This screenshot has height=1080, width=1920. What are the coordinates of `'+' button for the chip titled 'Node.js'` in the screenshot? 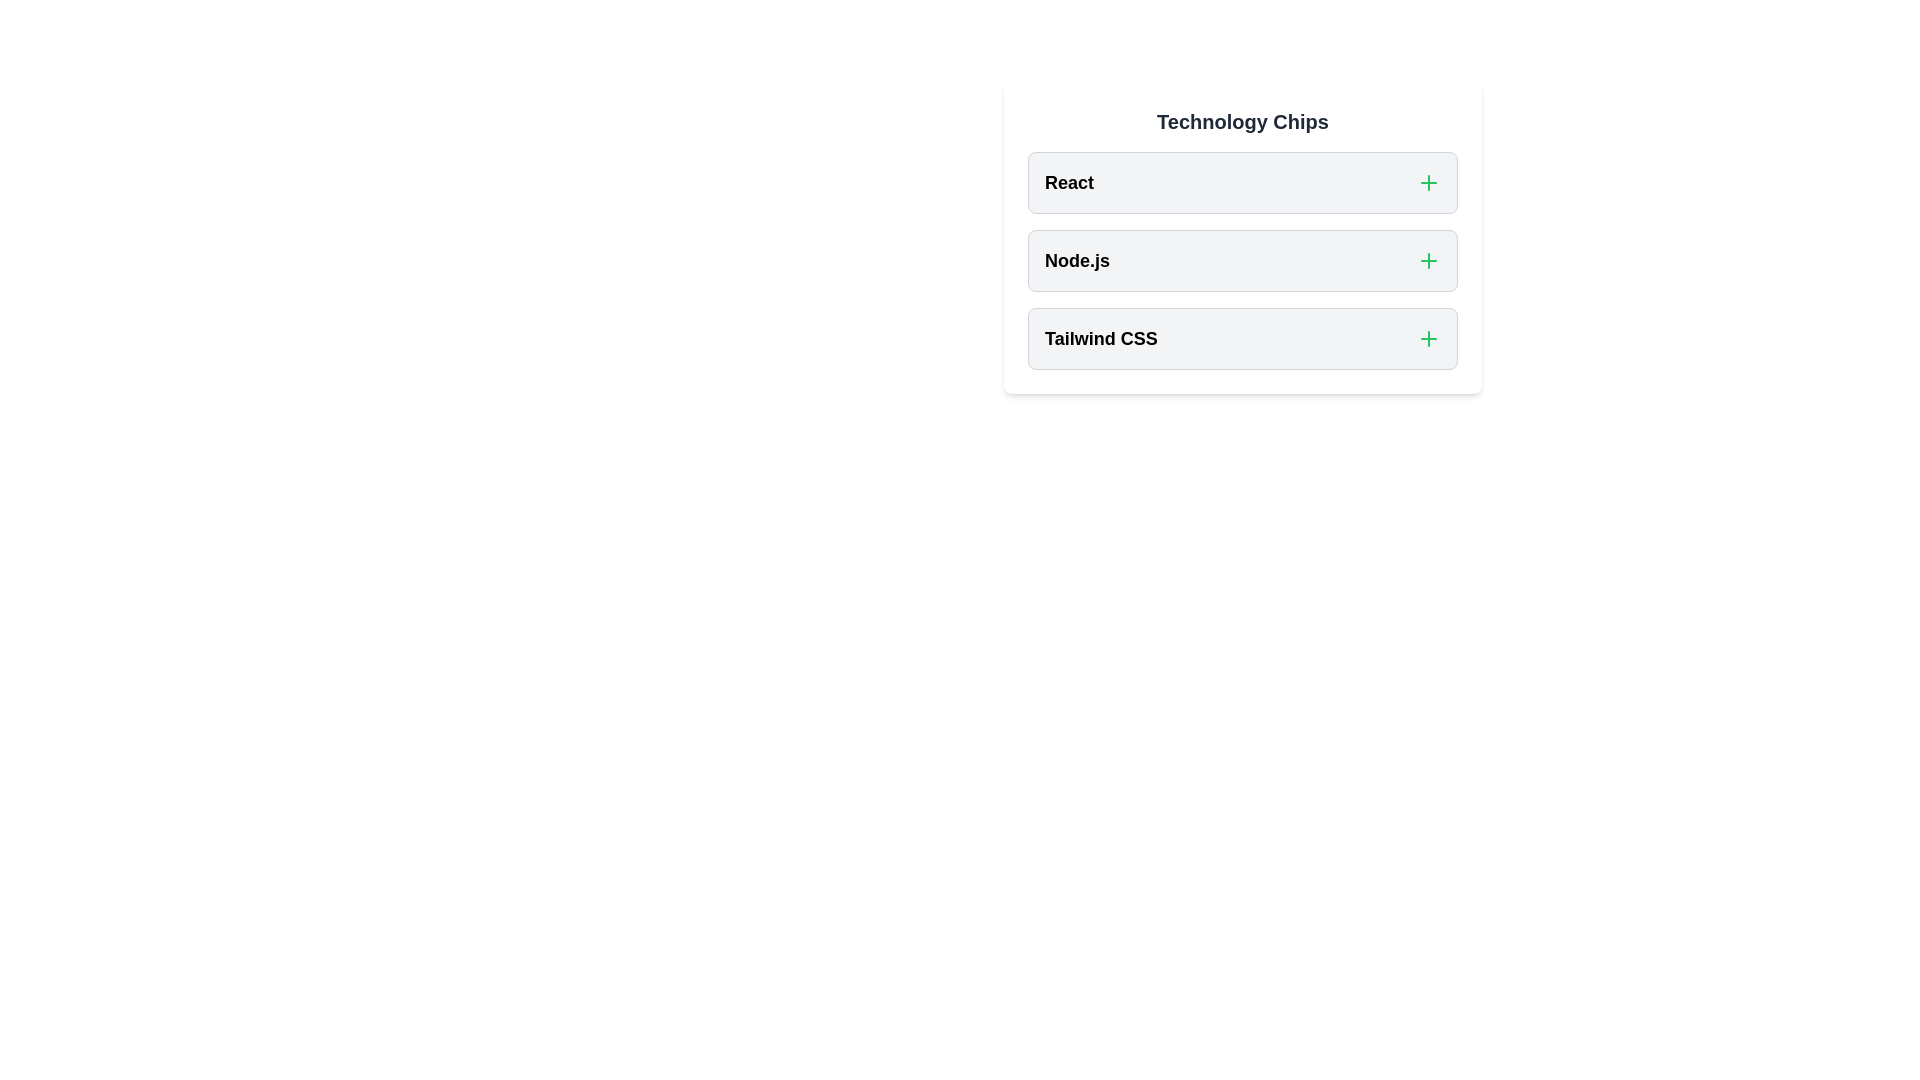 It's located at (1428, 260).